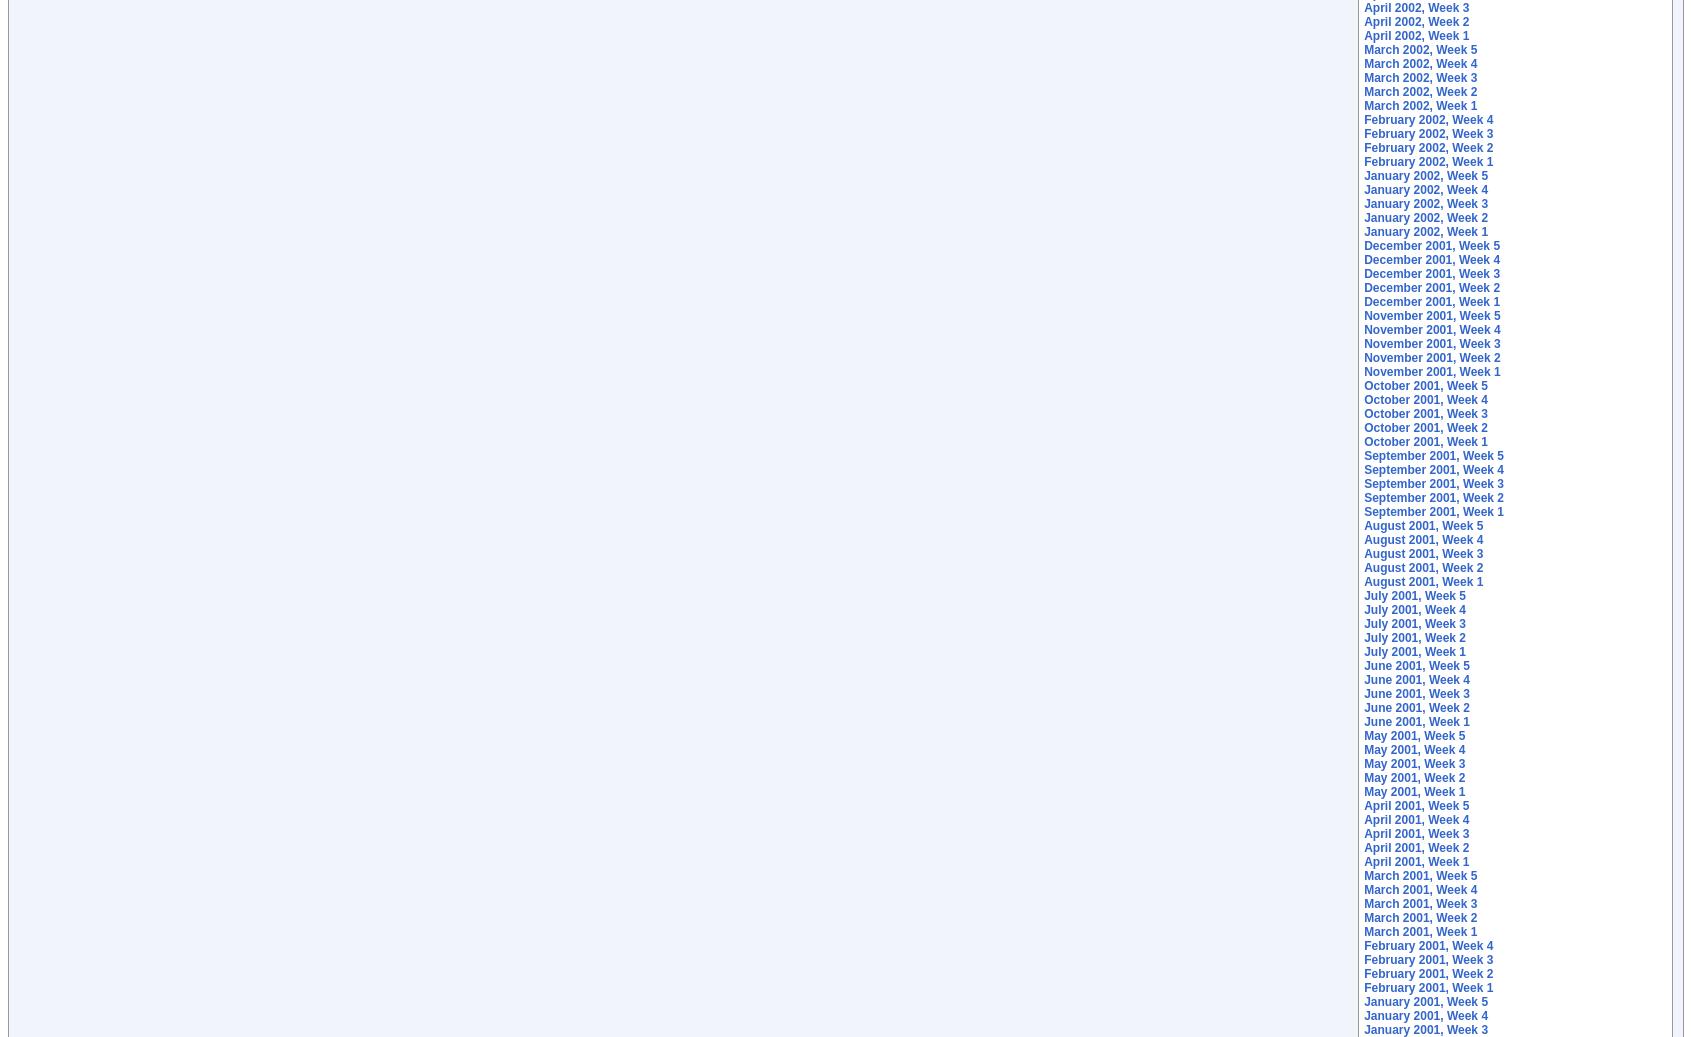  What do you see at coordinates (1419, 917) in the screenshot?
I see `'March 2001, Week 2'` at bounding box center [1419, 917].